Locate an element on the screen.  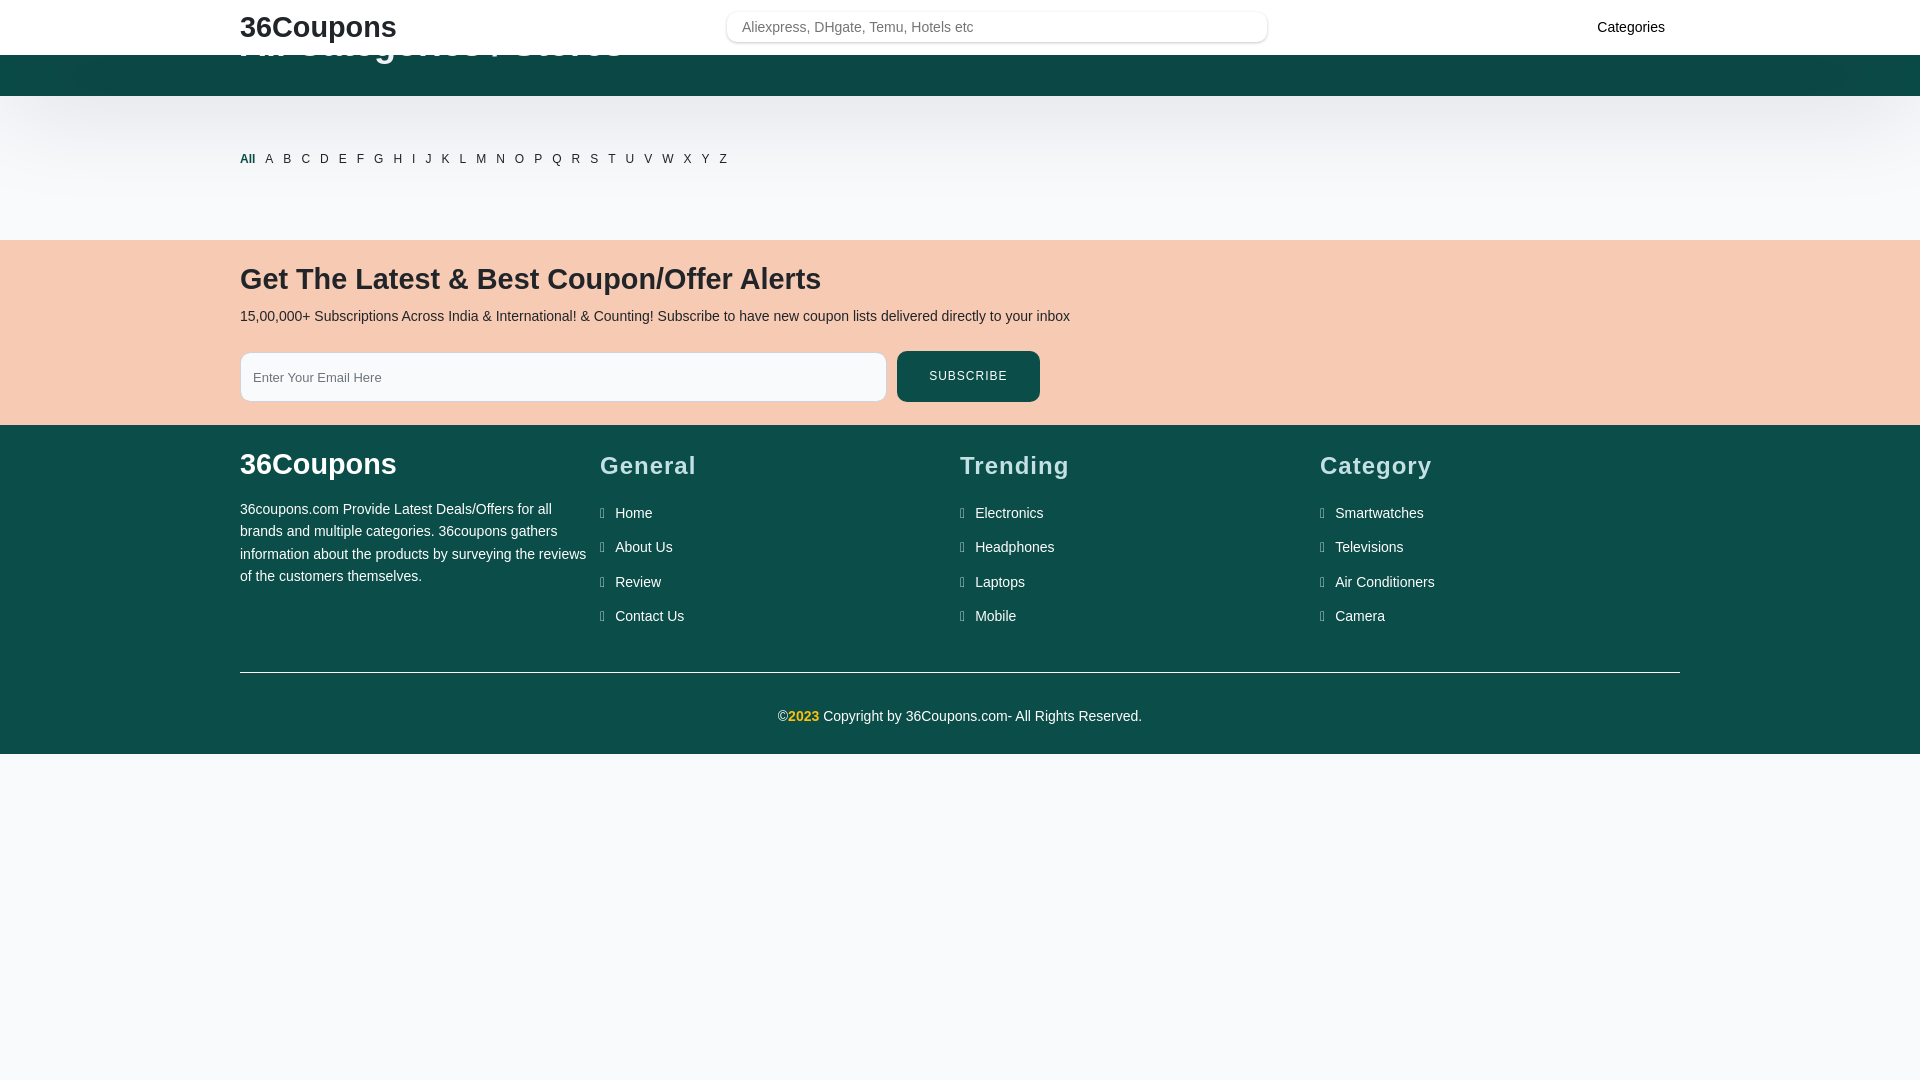
'Contact Us' is located at coordinates (649, 615).